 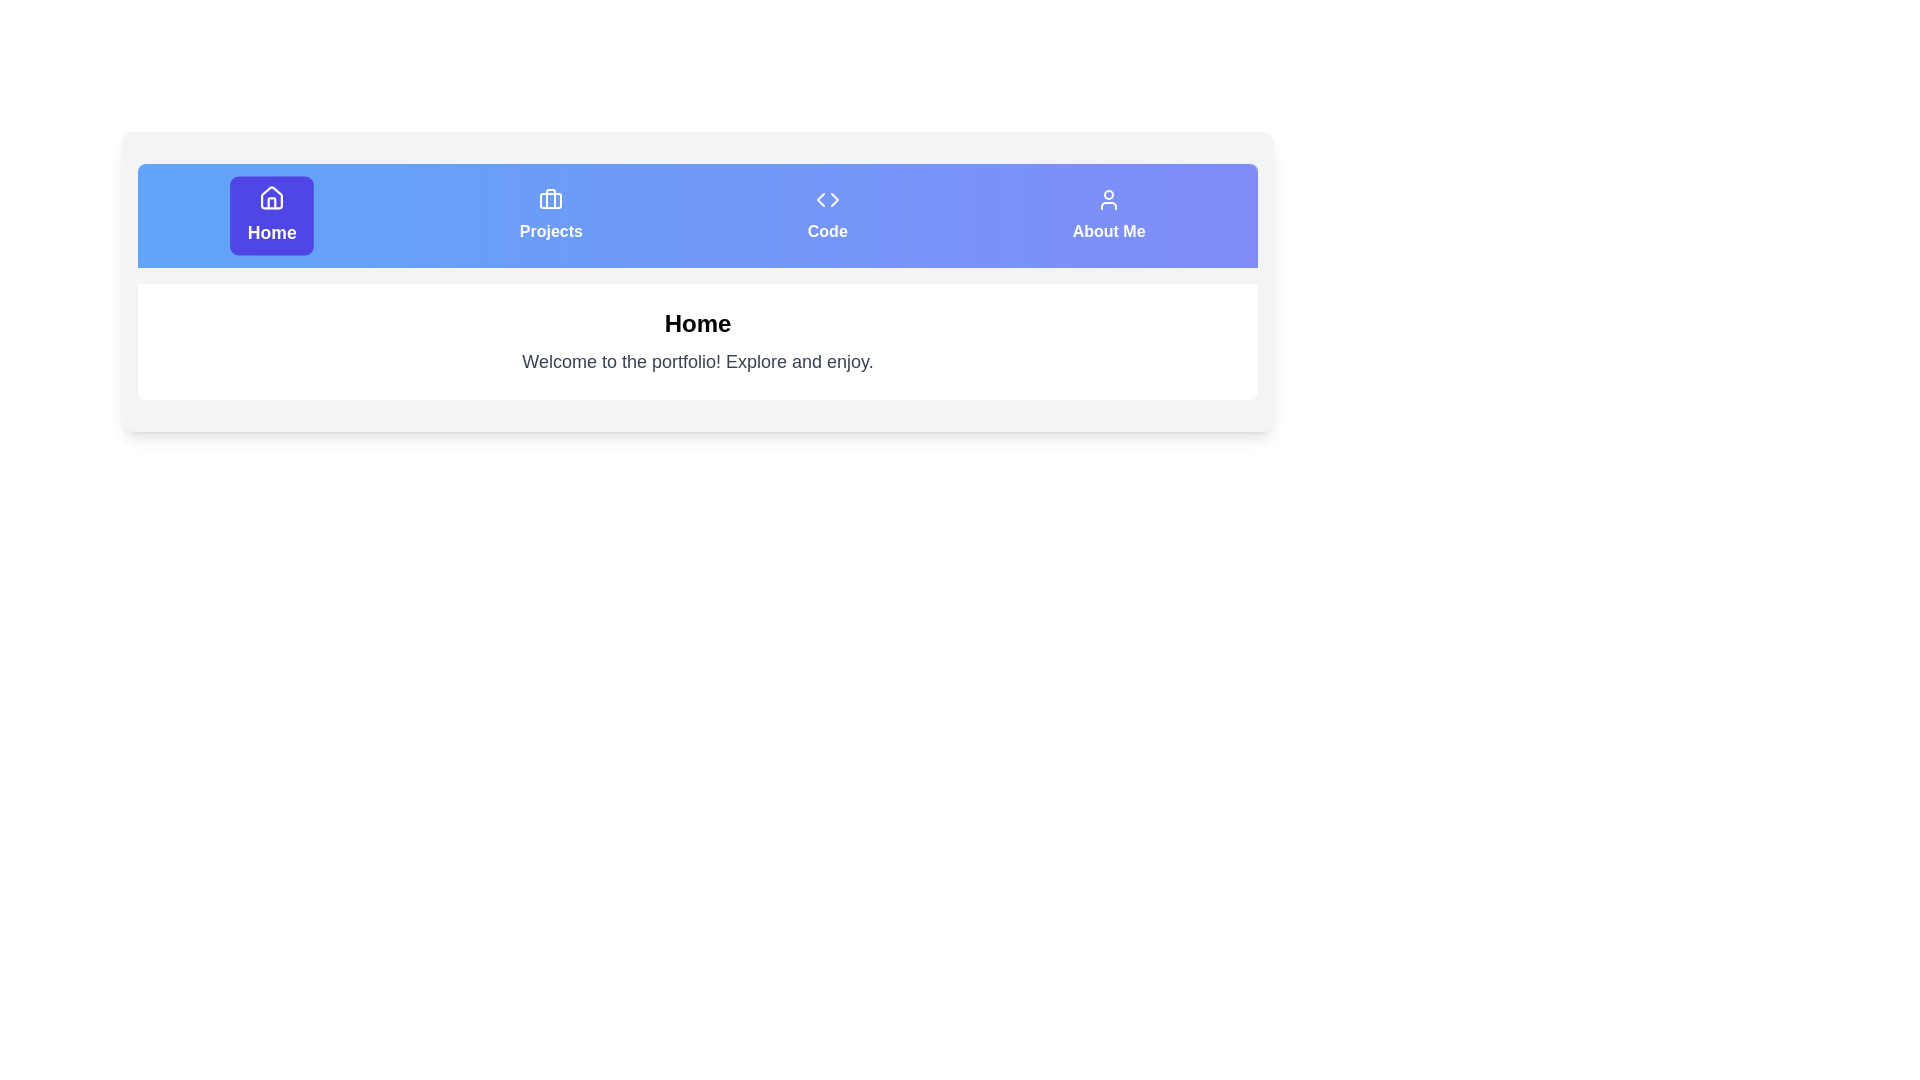 What do you see at coordinates (271, 216) in the screenshot?
I see `the Home tab to navigate to its content` at bounding box center [271, 216].